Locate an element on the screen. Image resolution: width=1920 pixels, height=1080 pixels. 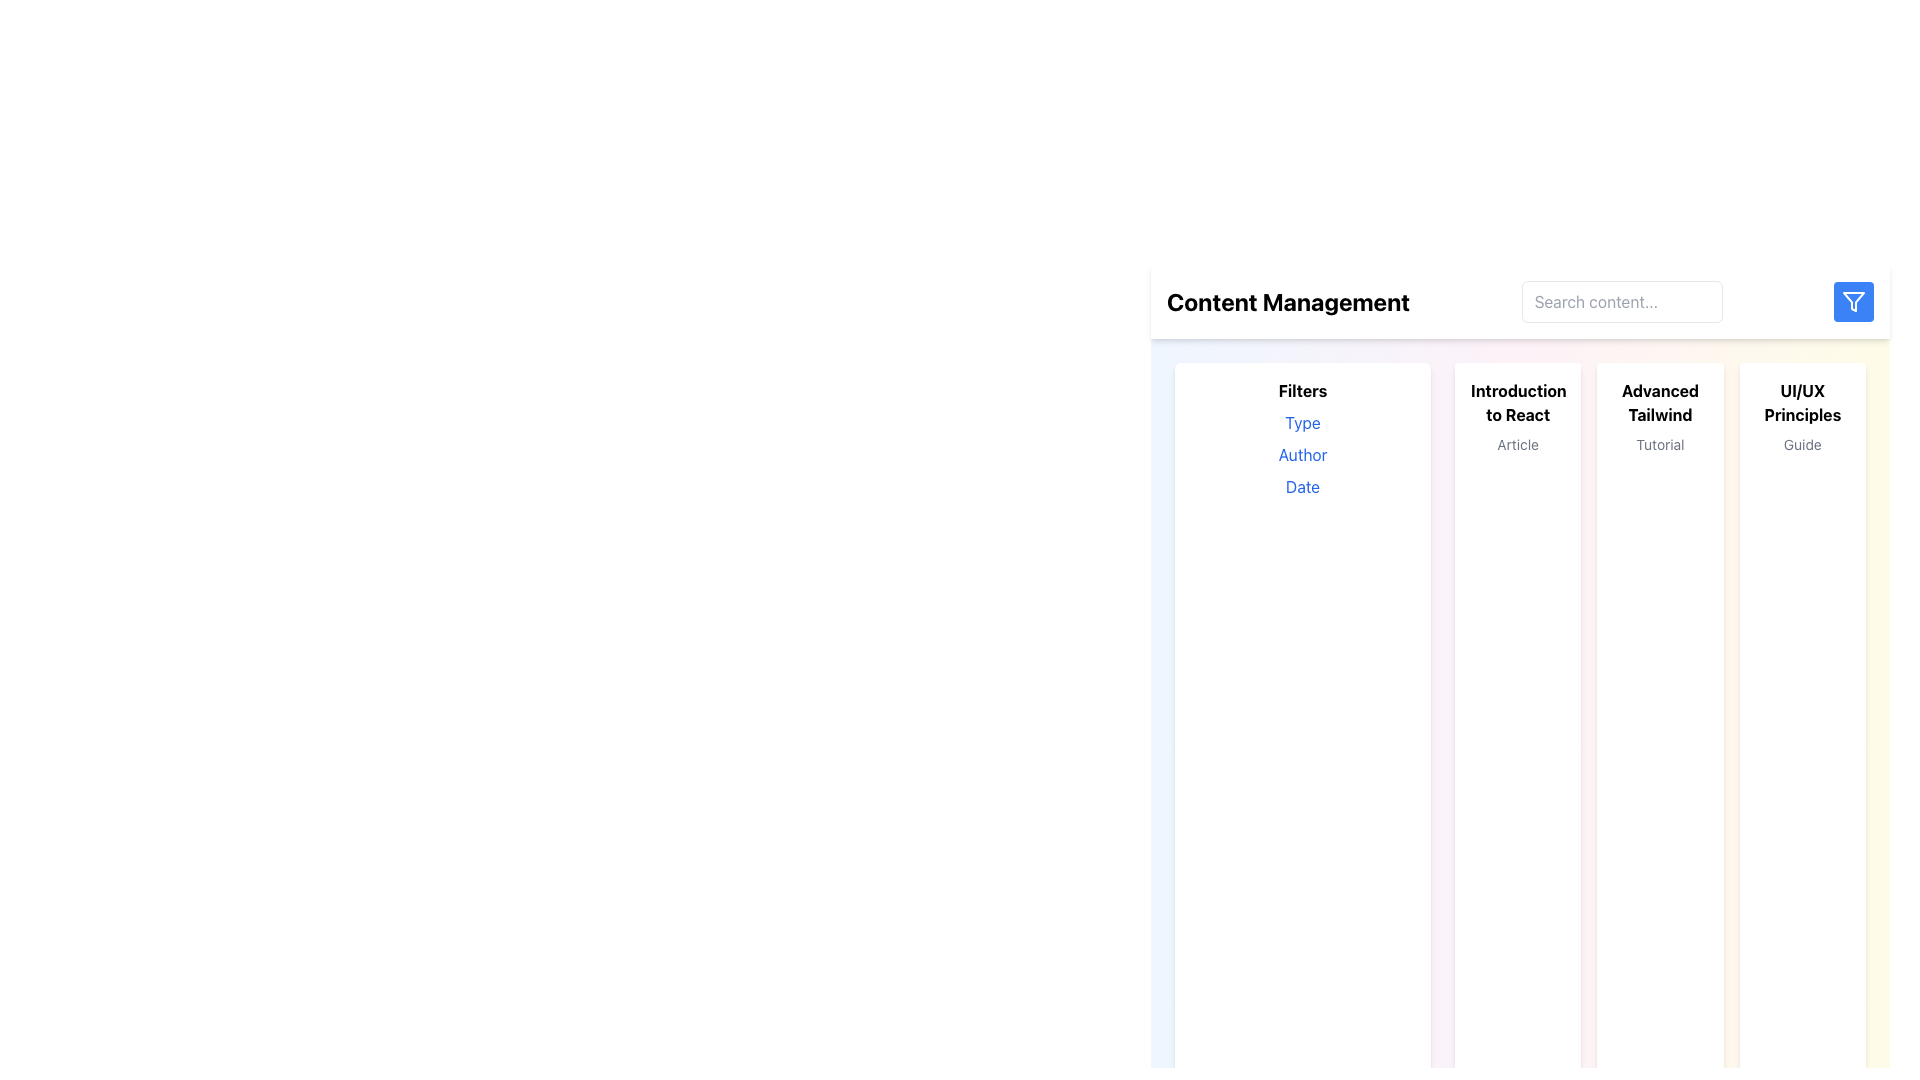
the 'Tutorial' text label, which is styled in gray and positioned below the 'Advanced Tailwind' header within its card is located at coordinates (1660, 443).